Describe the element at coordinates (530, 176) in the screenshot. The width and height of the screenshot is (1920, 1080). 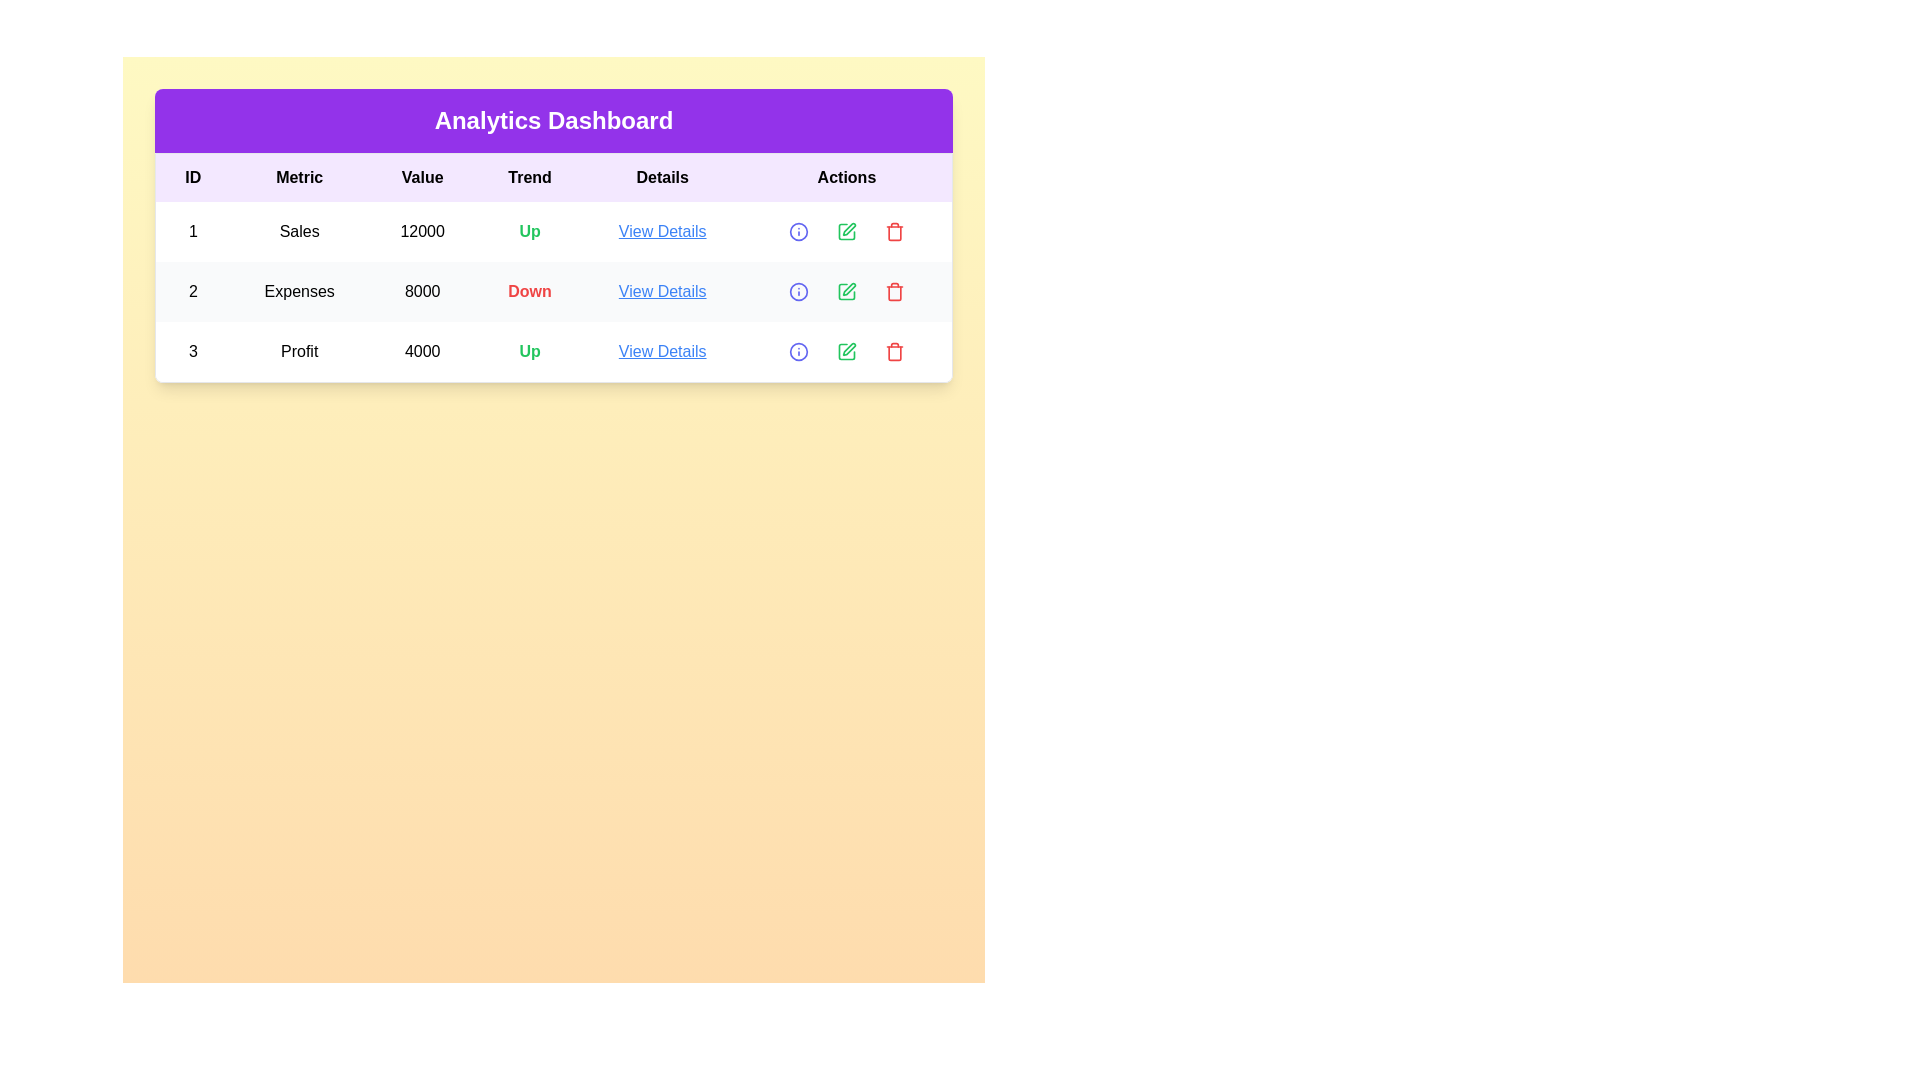
I see `the 'Trend' column header cell in the table to sort the data if the sorting functionality is implemented` at that location.